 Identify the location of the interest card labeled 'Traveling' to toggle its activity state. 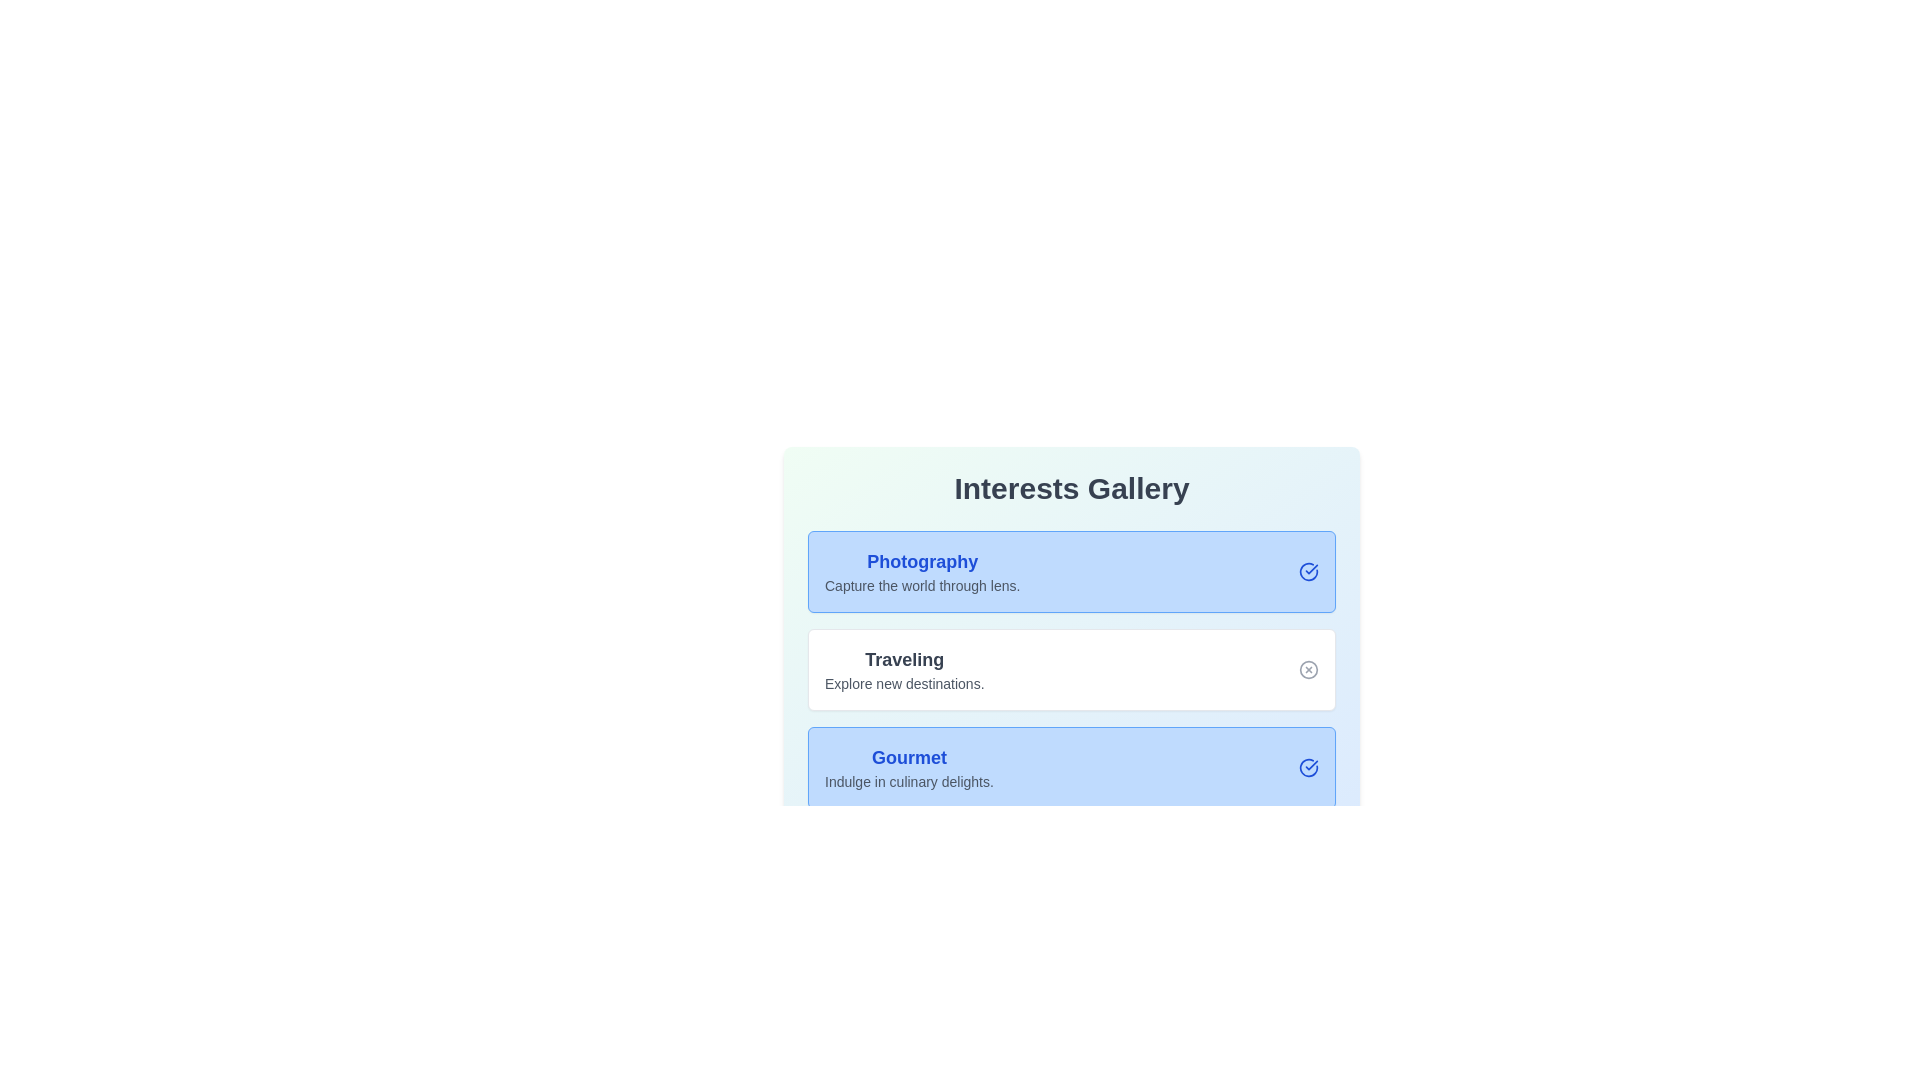
(1070, 670).